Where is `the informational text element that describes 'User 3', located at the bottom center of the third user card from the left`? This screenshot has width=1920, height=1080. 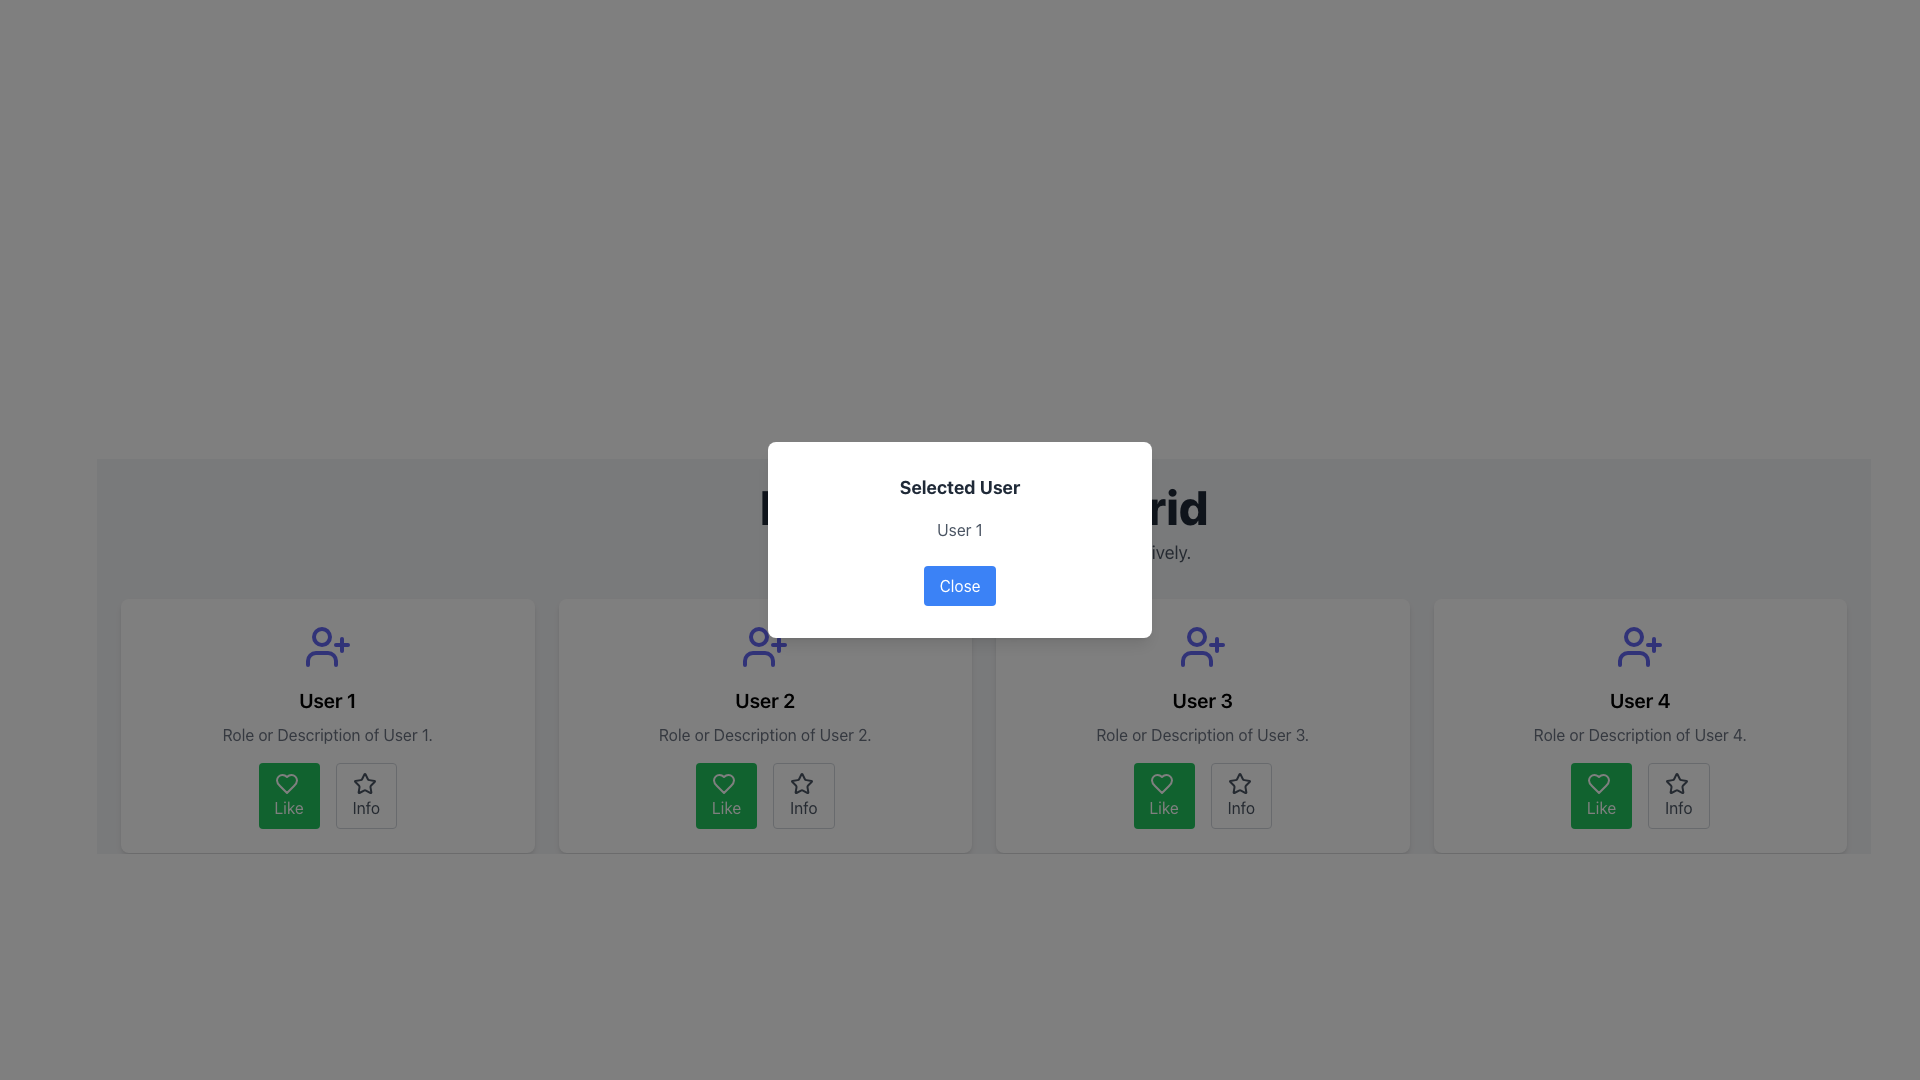 the informational text element that describes 'User 3', located at the bottom center of the third user card from the left is located at coordinates (1201, 735).